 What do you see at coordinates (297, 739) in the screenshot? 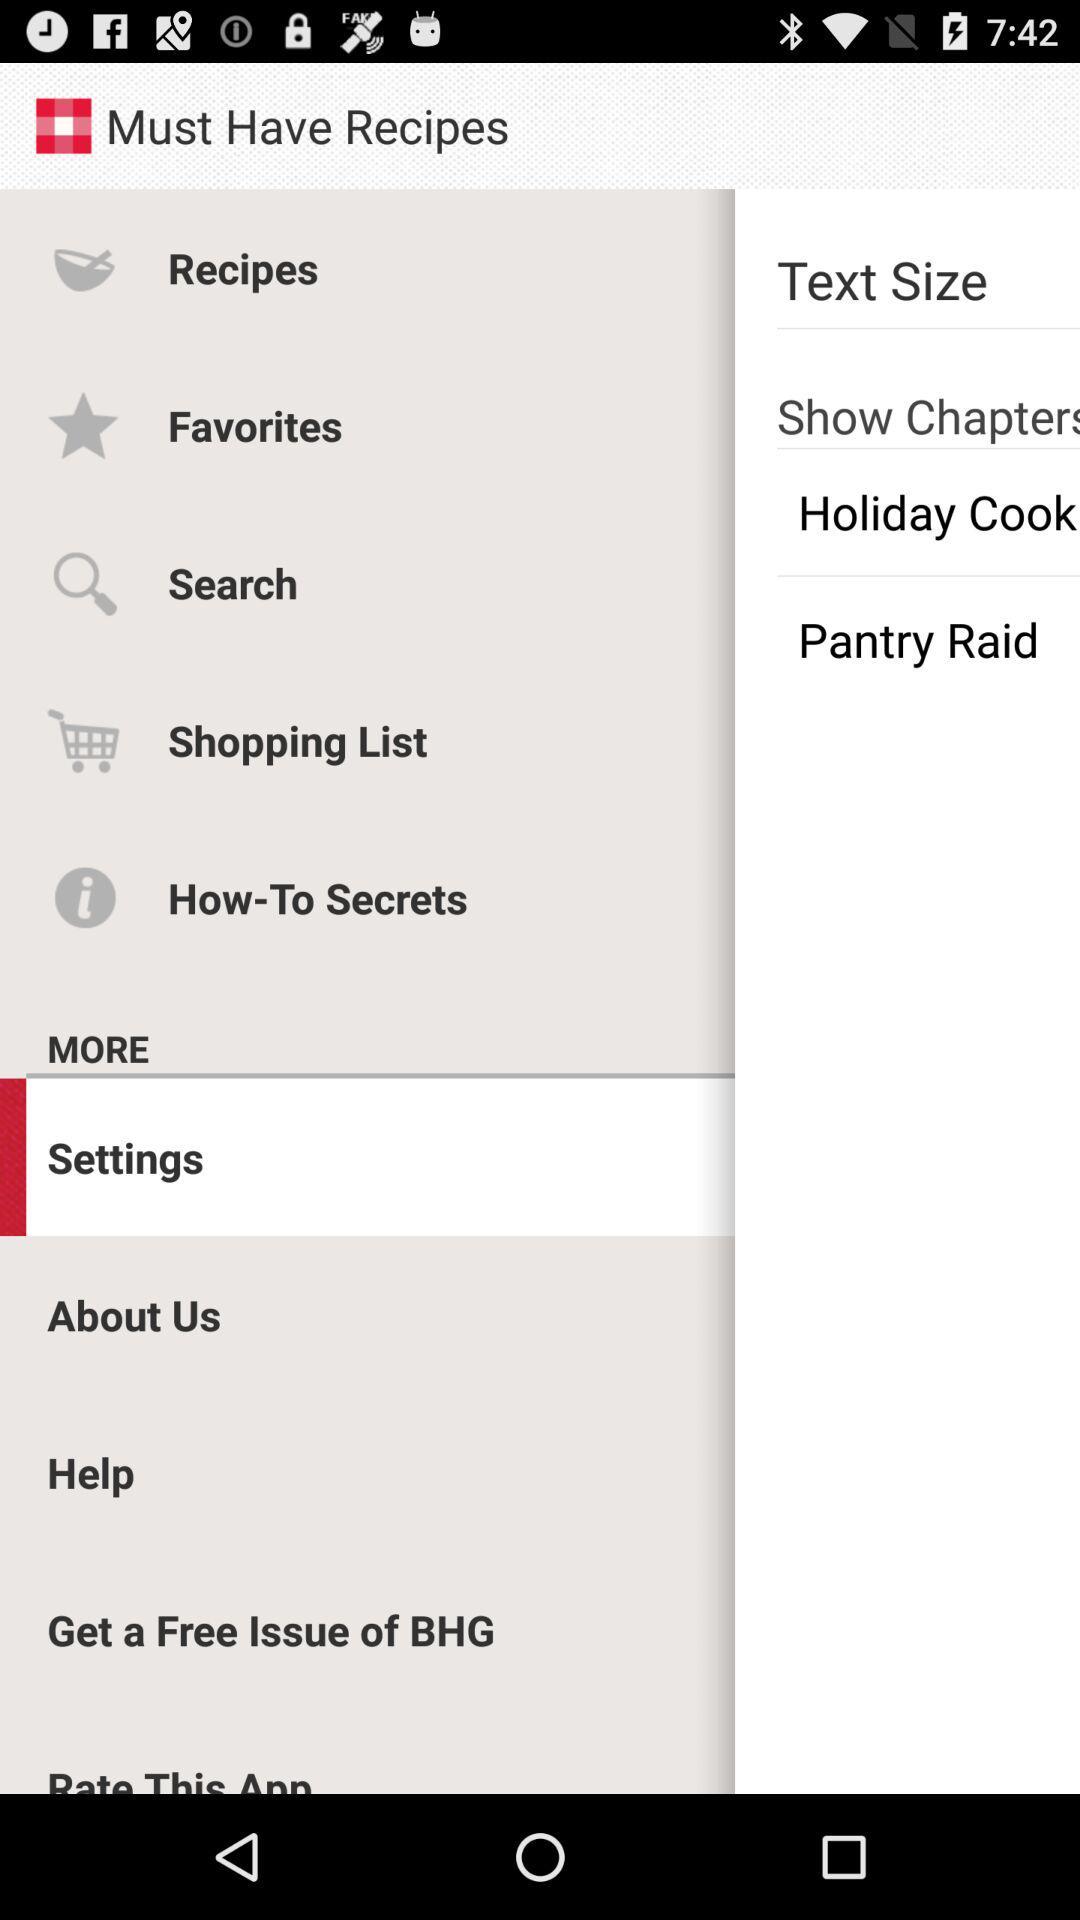
I see `app above the how-to secrets icon` at bounding box center [297, 739].